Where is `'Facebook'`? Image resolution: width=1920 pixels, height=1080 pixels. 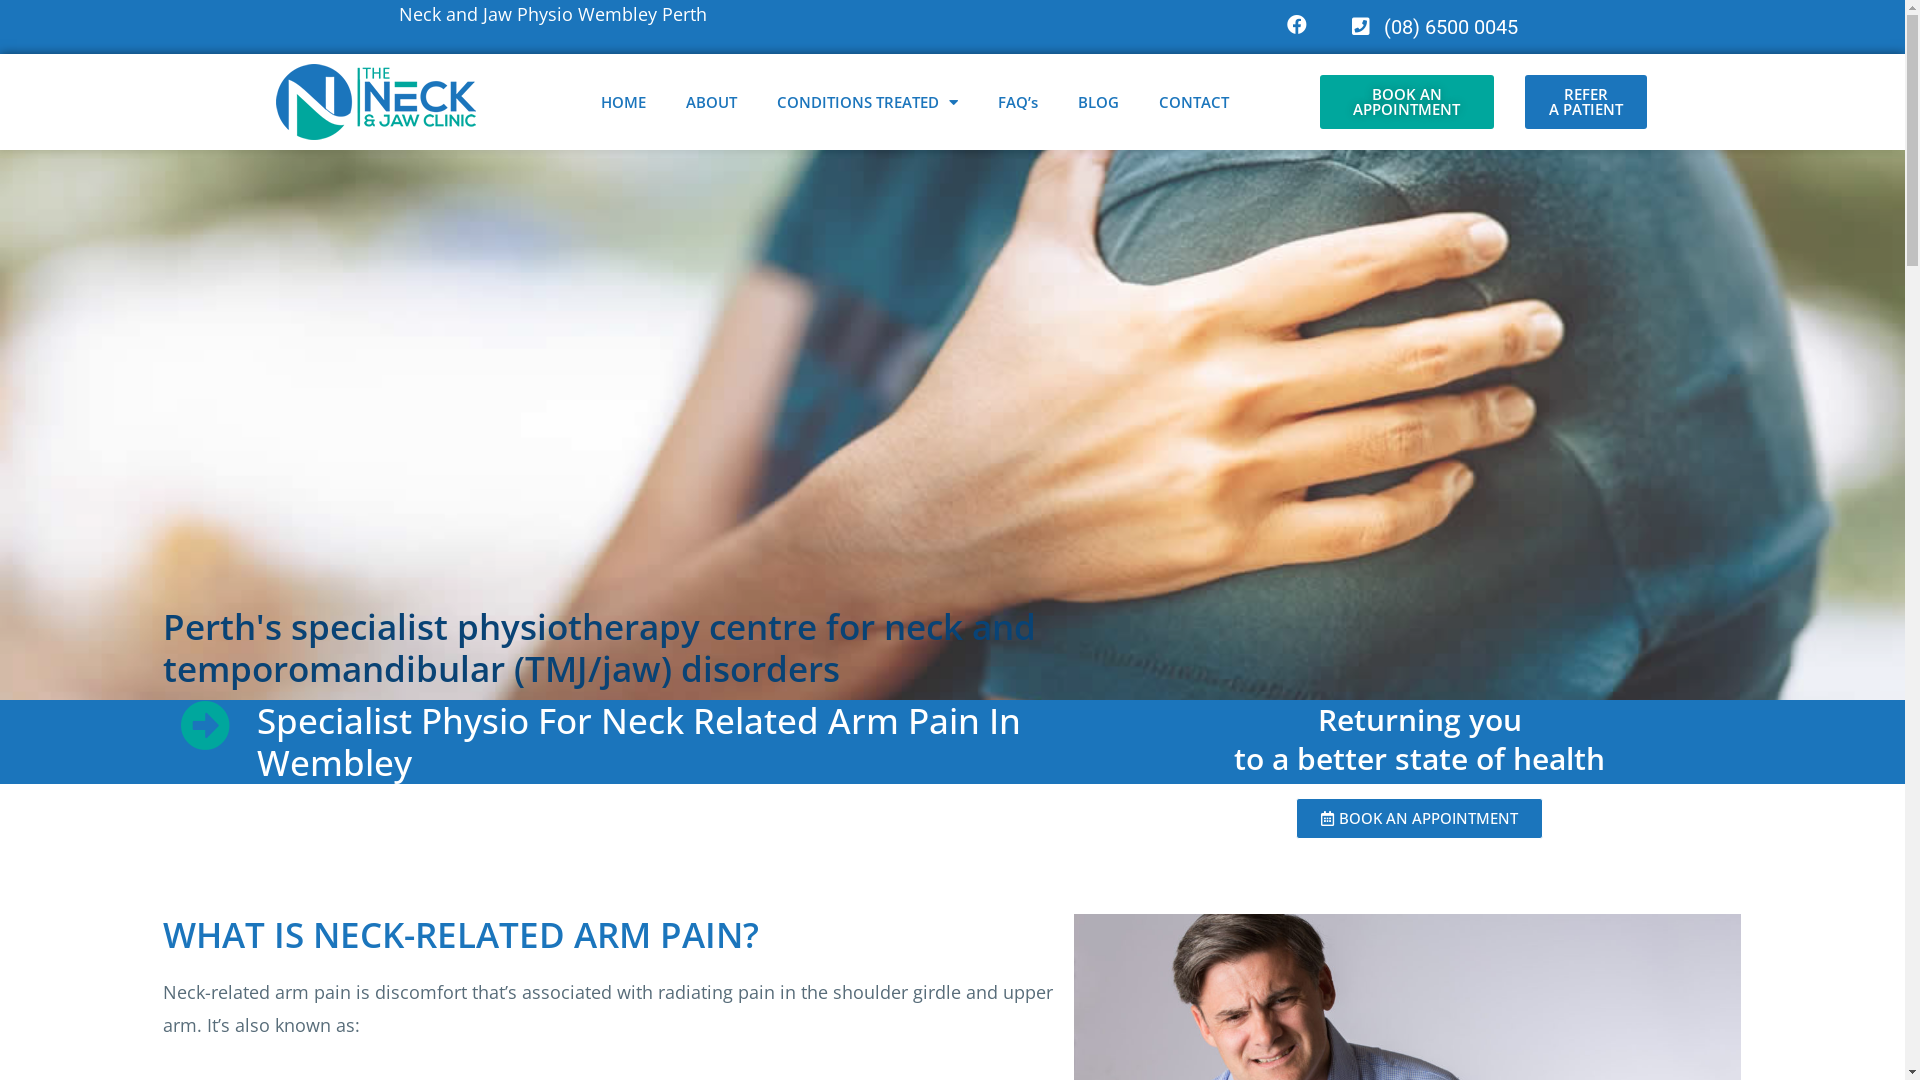 'Facebook' is located at coordinates (1275, 24).